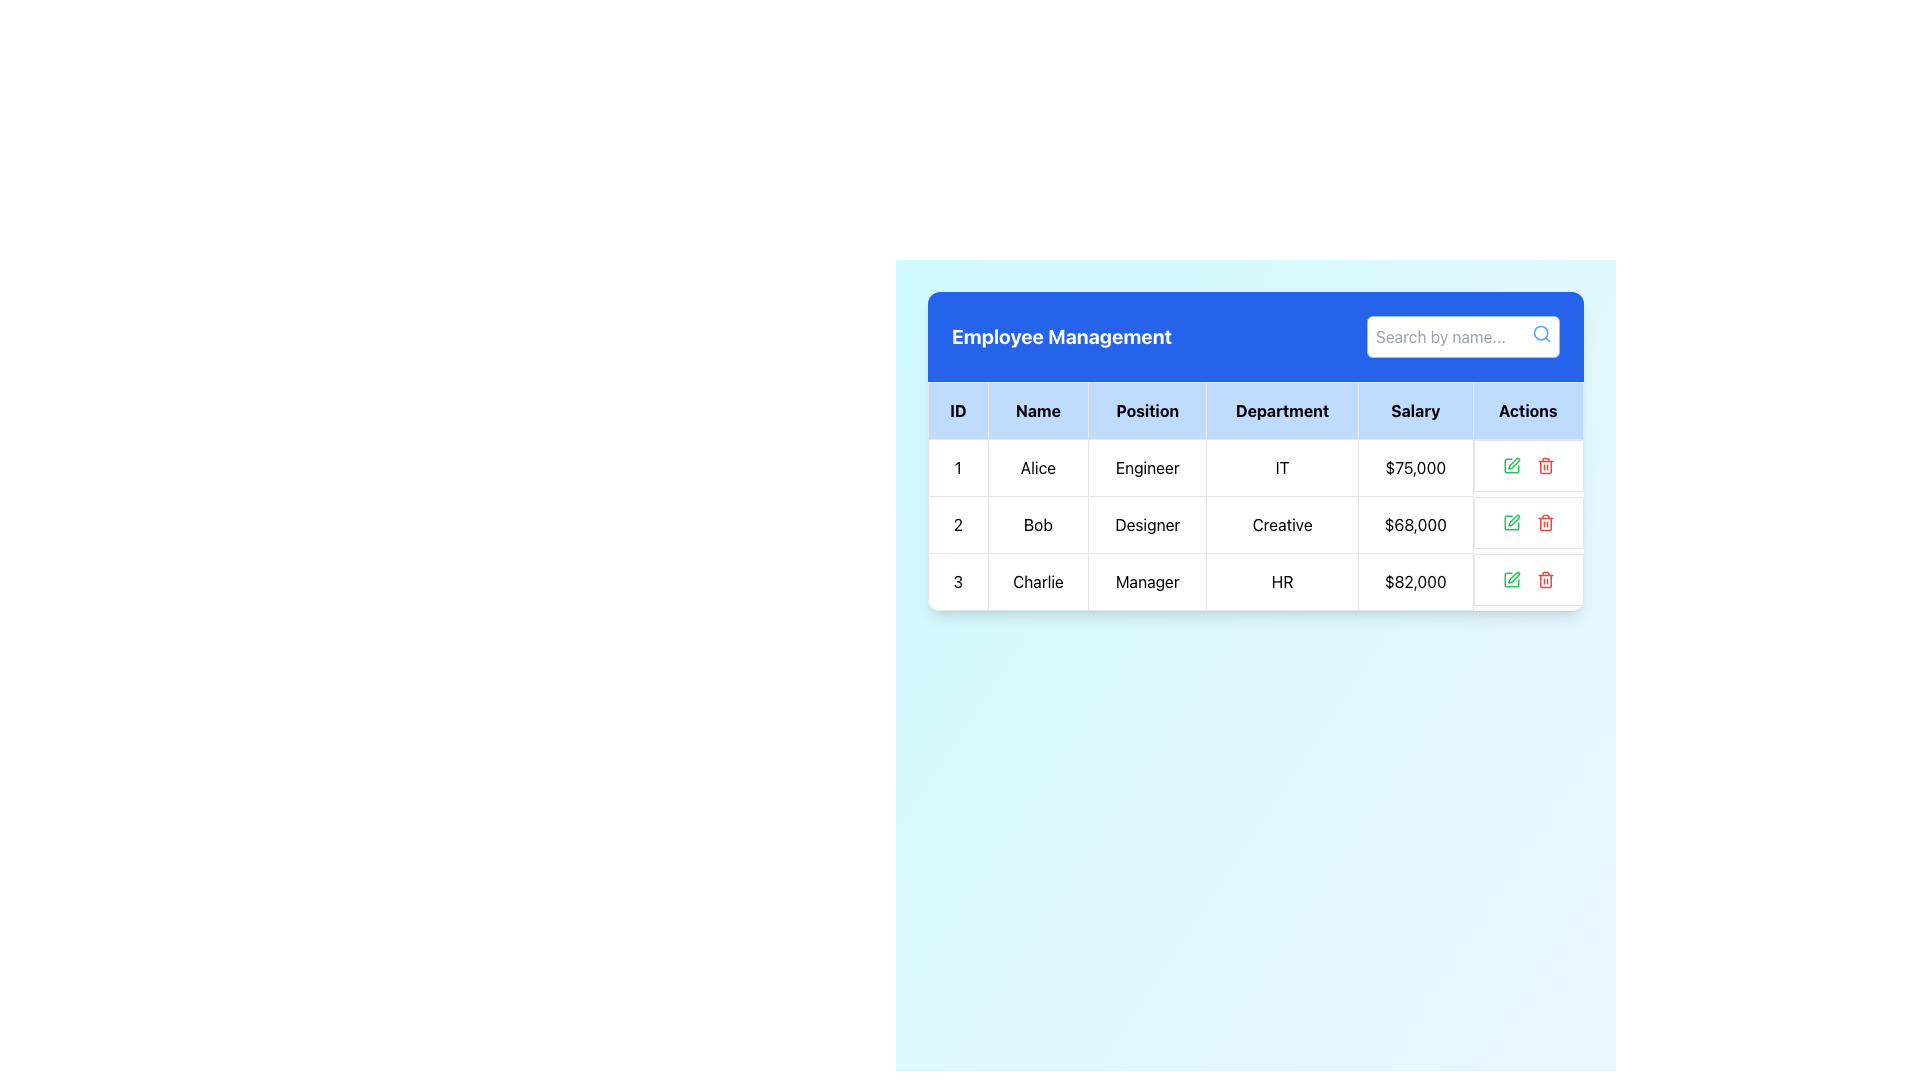 The height and width of the screenshot is (1080, 1920). Describe the element at coordinates (1540, 333) in the screenshot. I see `the magnifying glass icon, which is styled with a light blue stroke and located in the top-right corner of the interface, adjacent to the search input box` at that location.